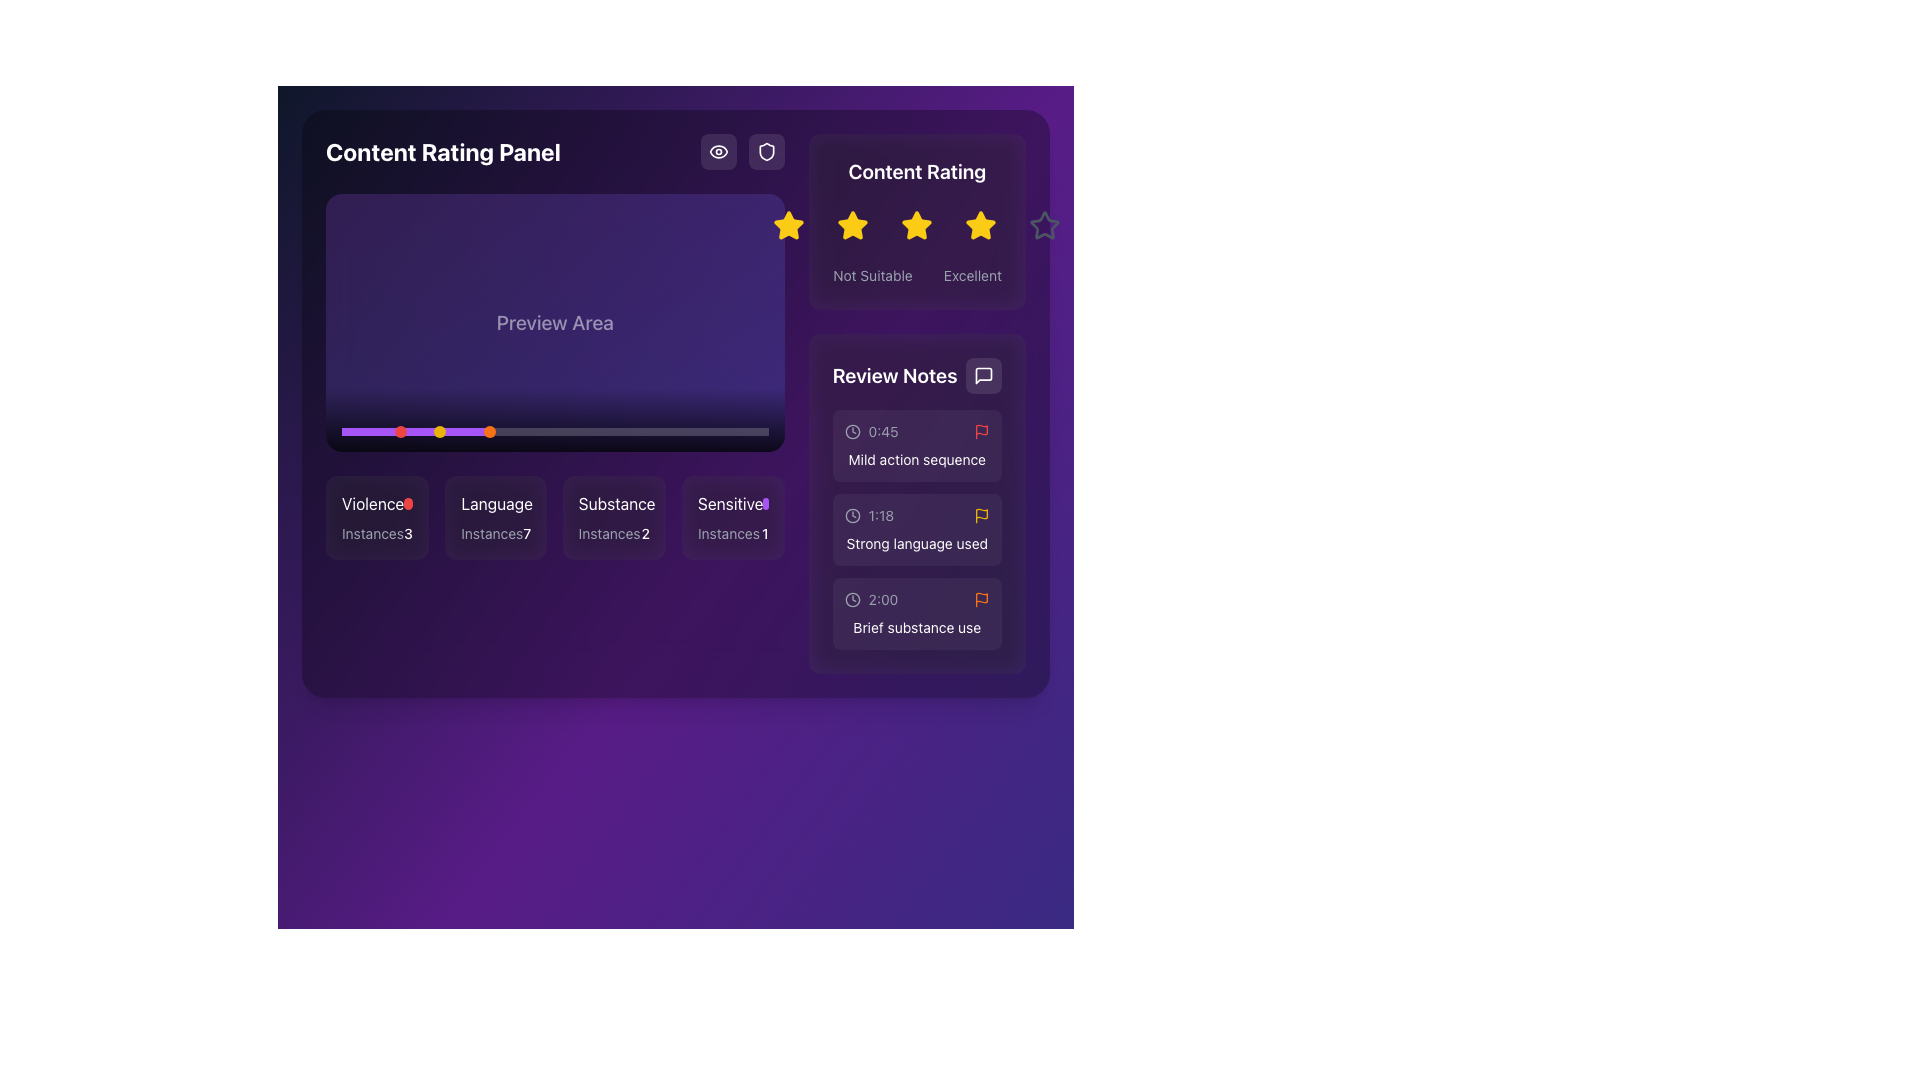 Image resolution: width=1920 pixels, height=1080 pixels. Describe the element at coordinates (765, 150) in the screenshot. I see `the shield-shaped icon that signifies protection or security, located at the upper-right section of the interface next to the 'Content Rating Panel'` at that location.